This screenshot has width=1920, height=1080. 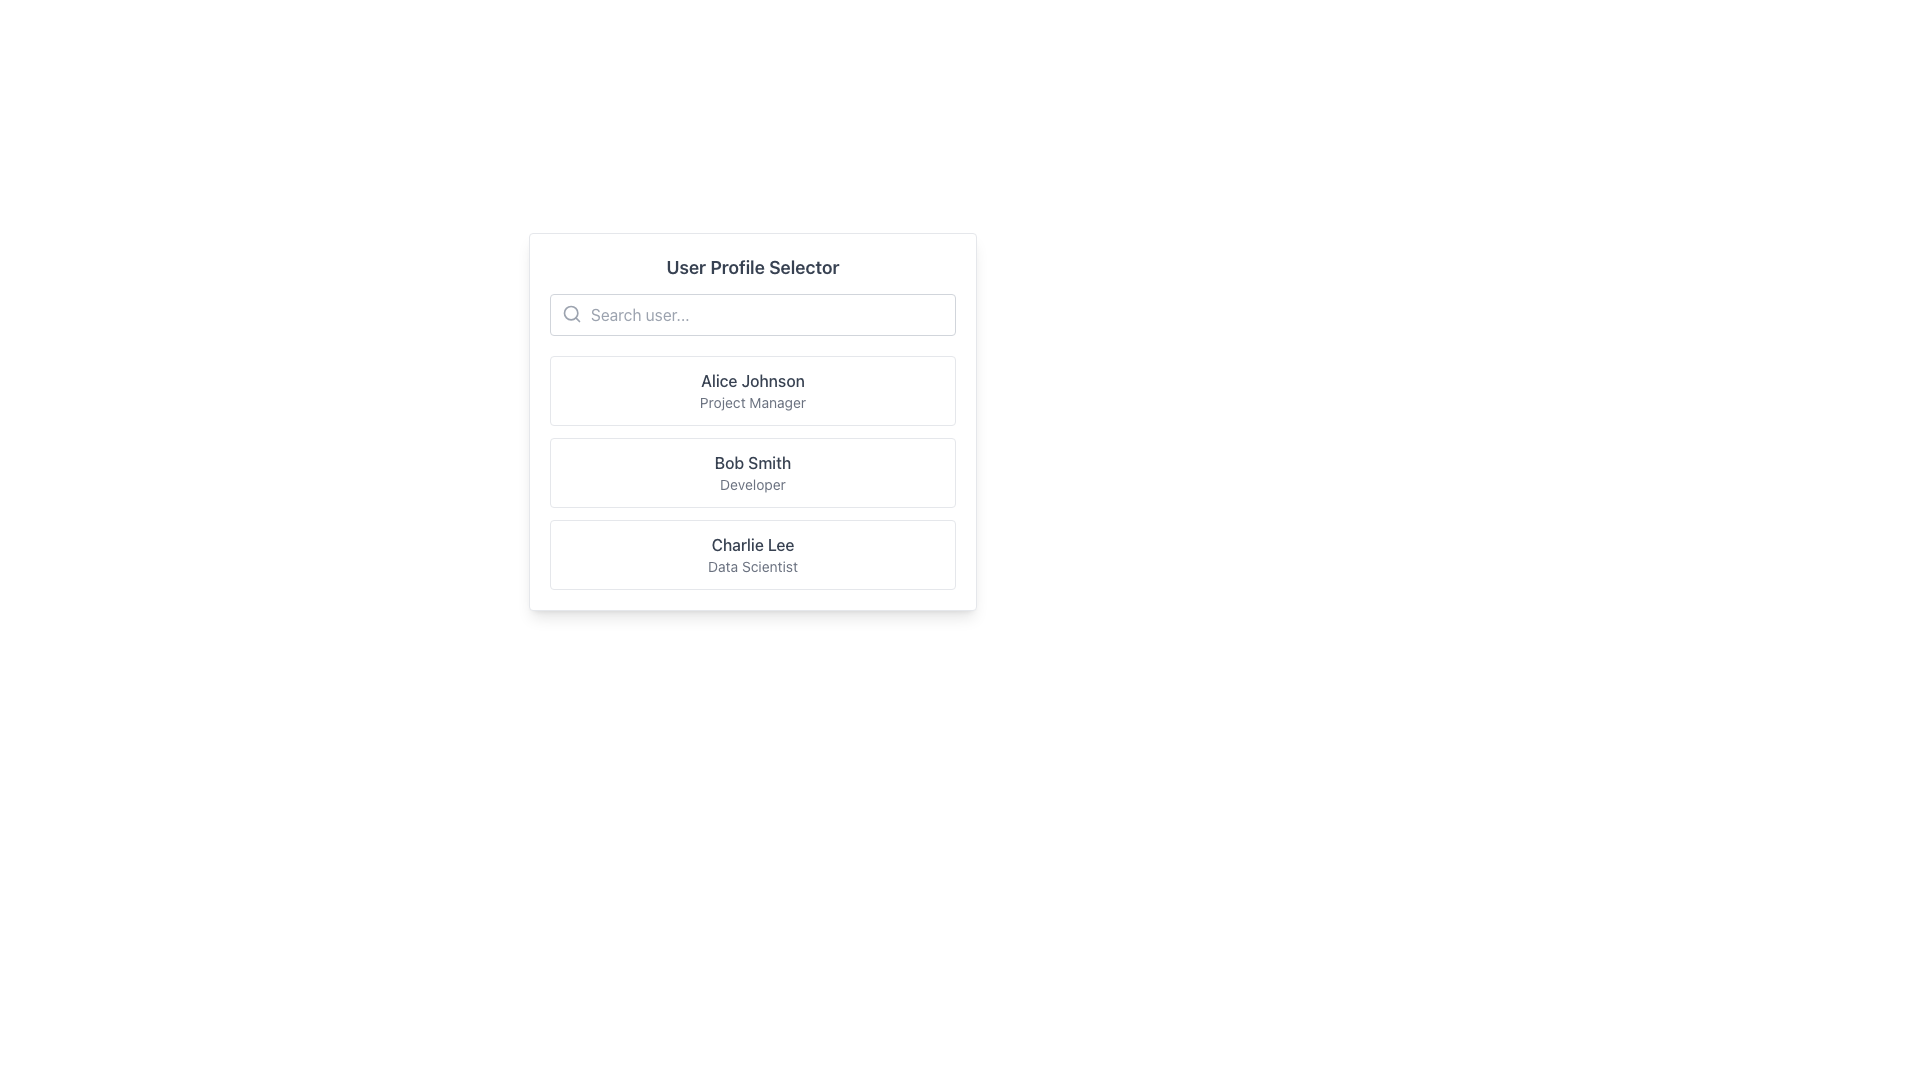 What do you see at coordinates (752, 473) in the screenshot?
I see `to select the user profile entry for 'Bob Smith, Developer' in the User Profile Selector list` at bounding box center [752, 473].